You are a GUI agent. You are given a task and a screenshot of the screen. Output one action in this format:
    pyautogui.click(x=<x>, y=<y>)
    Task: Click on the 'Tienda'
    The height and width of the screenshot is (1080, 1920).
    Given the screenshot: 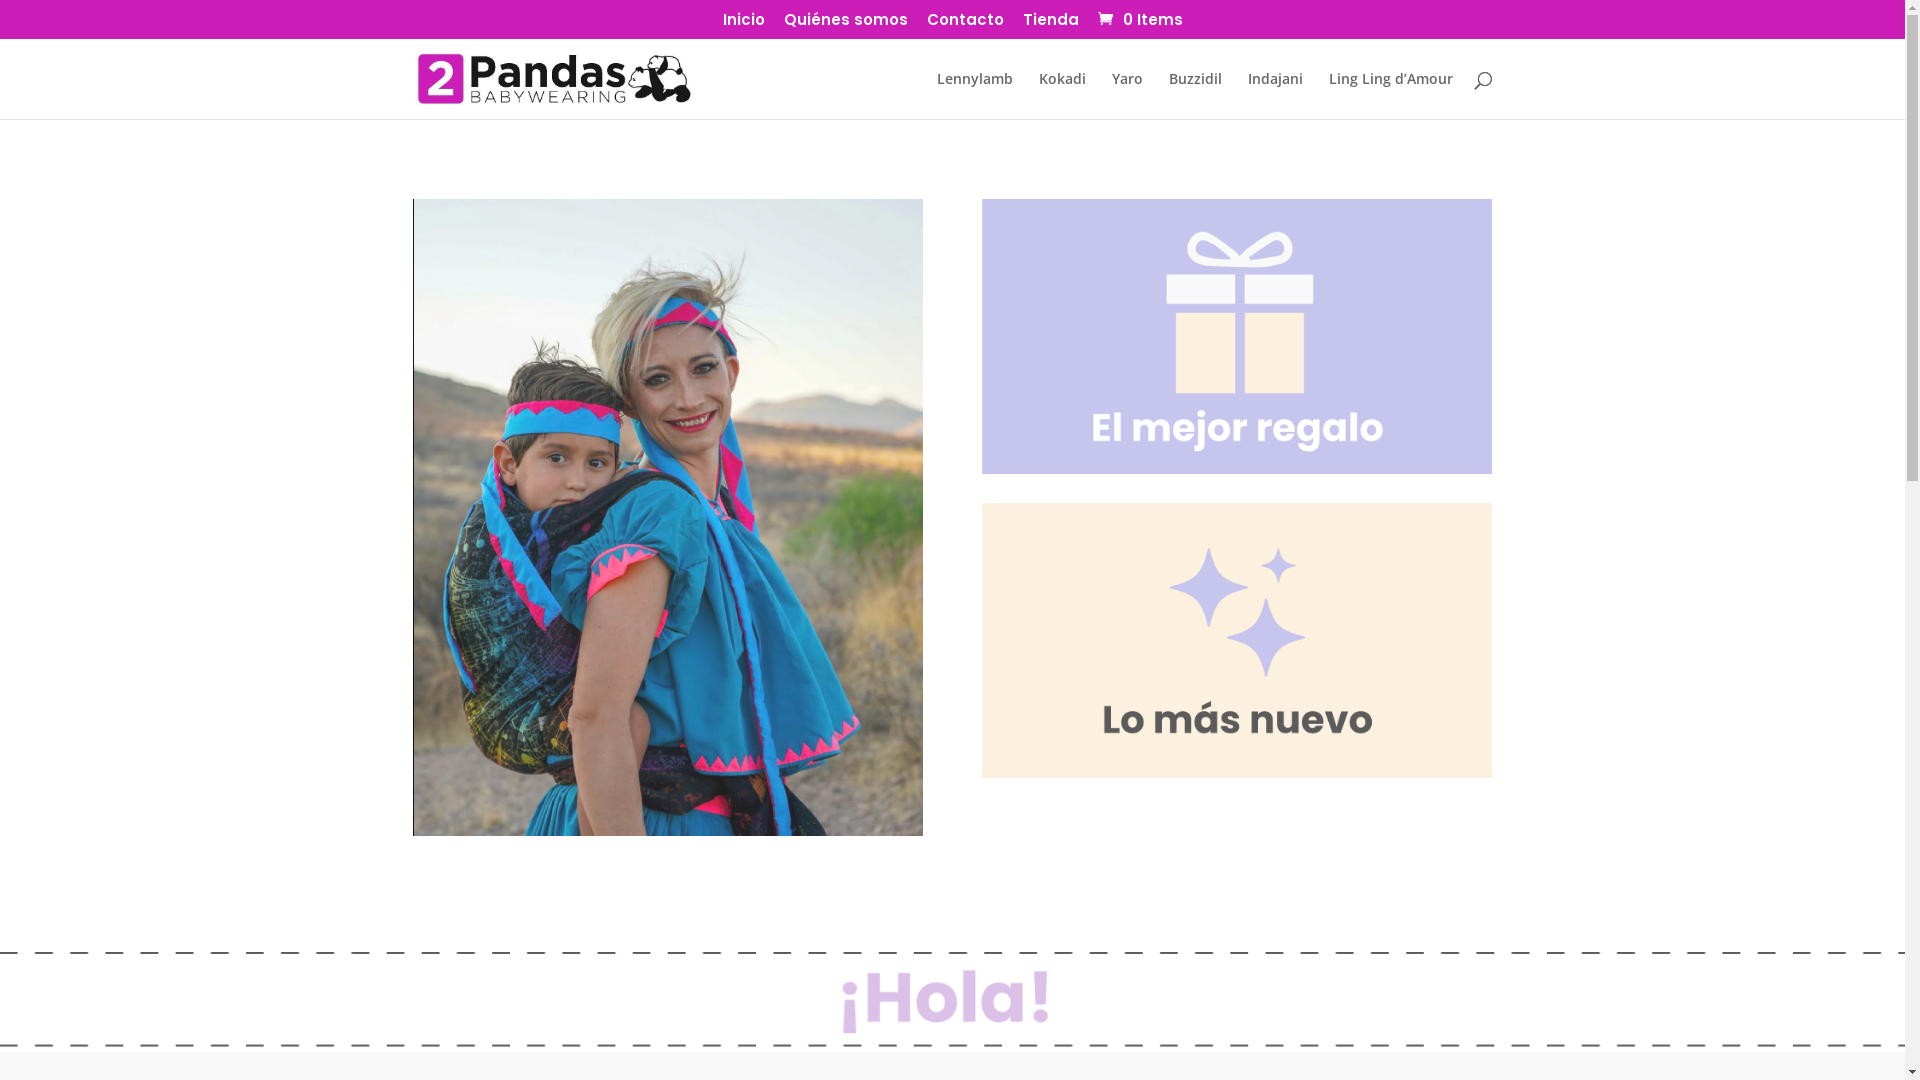 What is the action you would take?
    pyautogui.click(x=1049, y=24)
    